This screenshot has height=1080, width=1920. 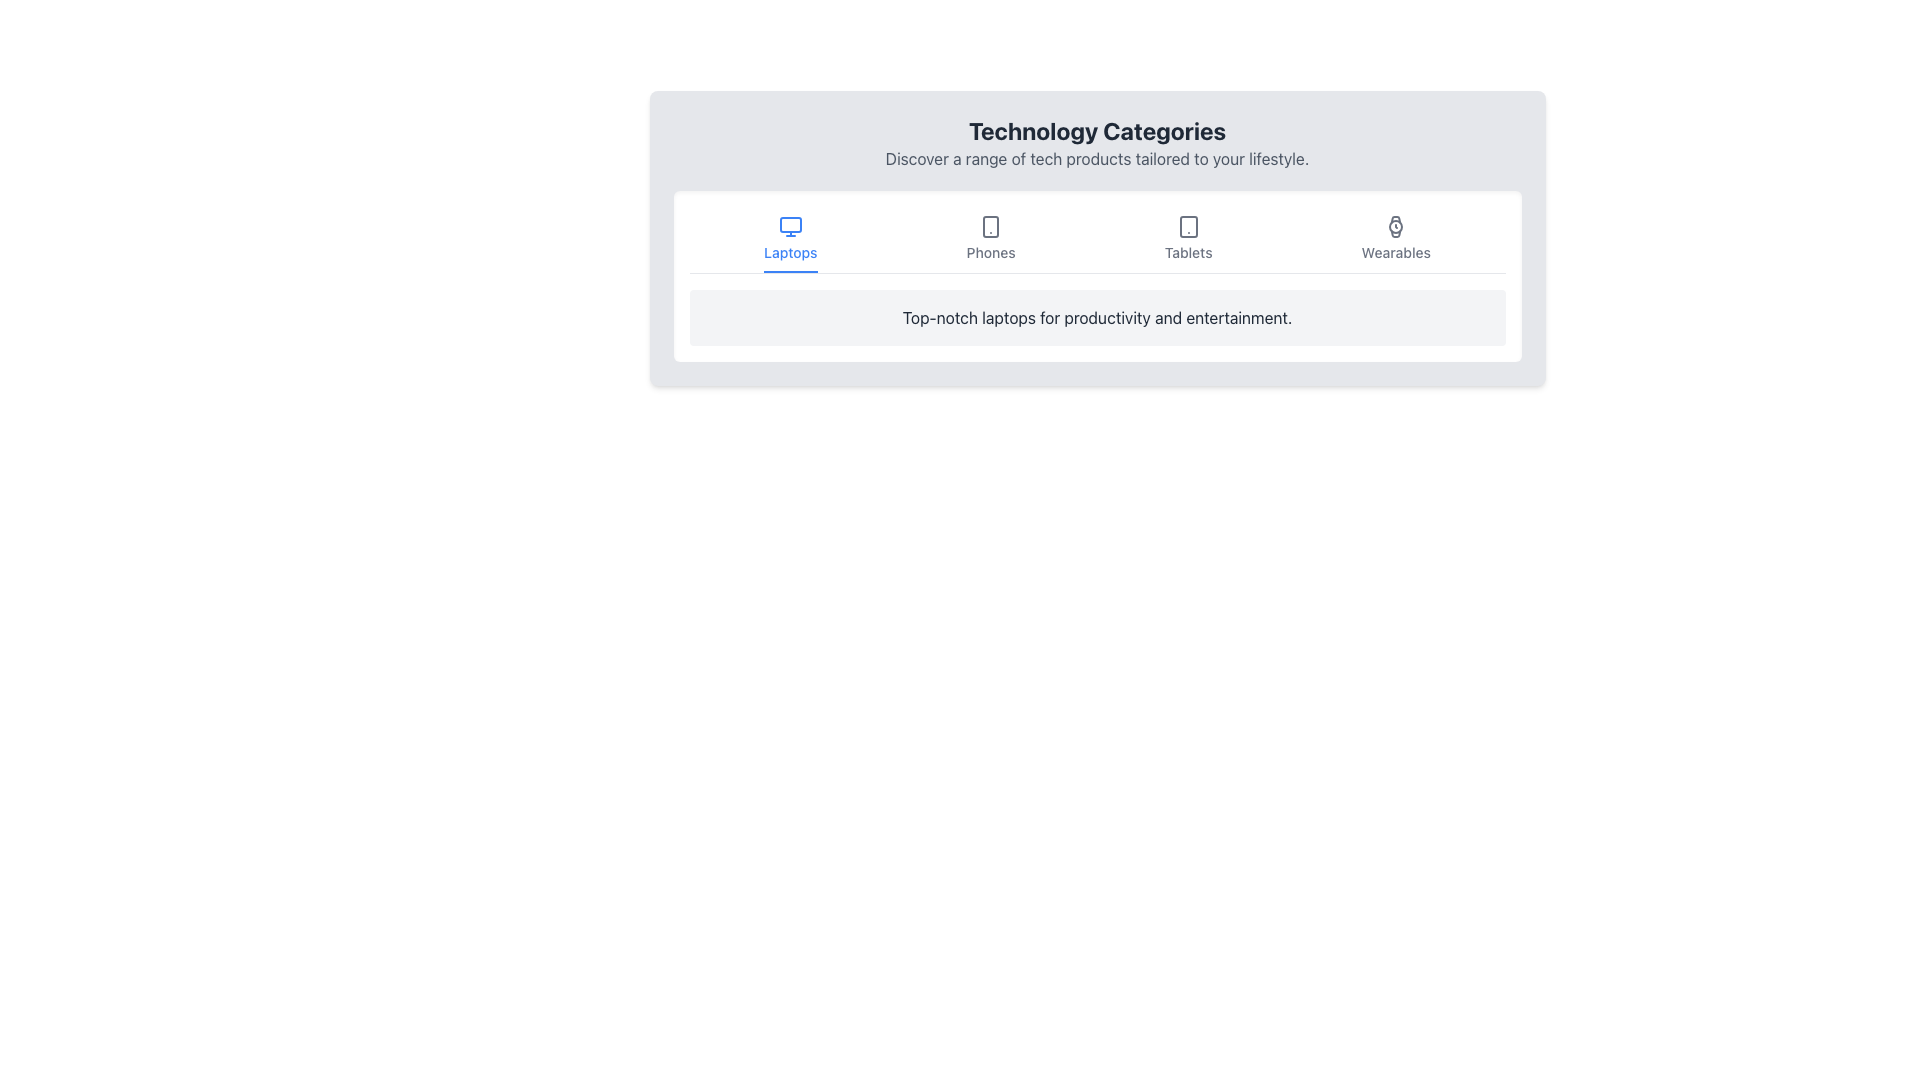 What do you see at coordinates (789, 226) in the screenshot?
I see `the monitor icon above the text label 'Laptops' in the horizontal navigation bar` at bounding box center [789, 226].